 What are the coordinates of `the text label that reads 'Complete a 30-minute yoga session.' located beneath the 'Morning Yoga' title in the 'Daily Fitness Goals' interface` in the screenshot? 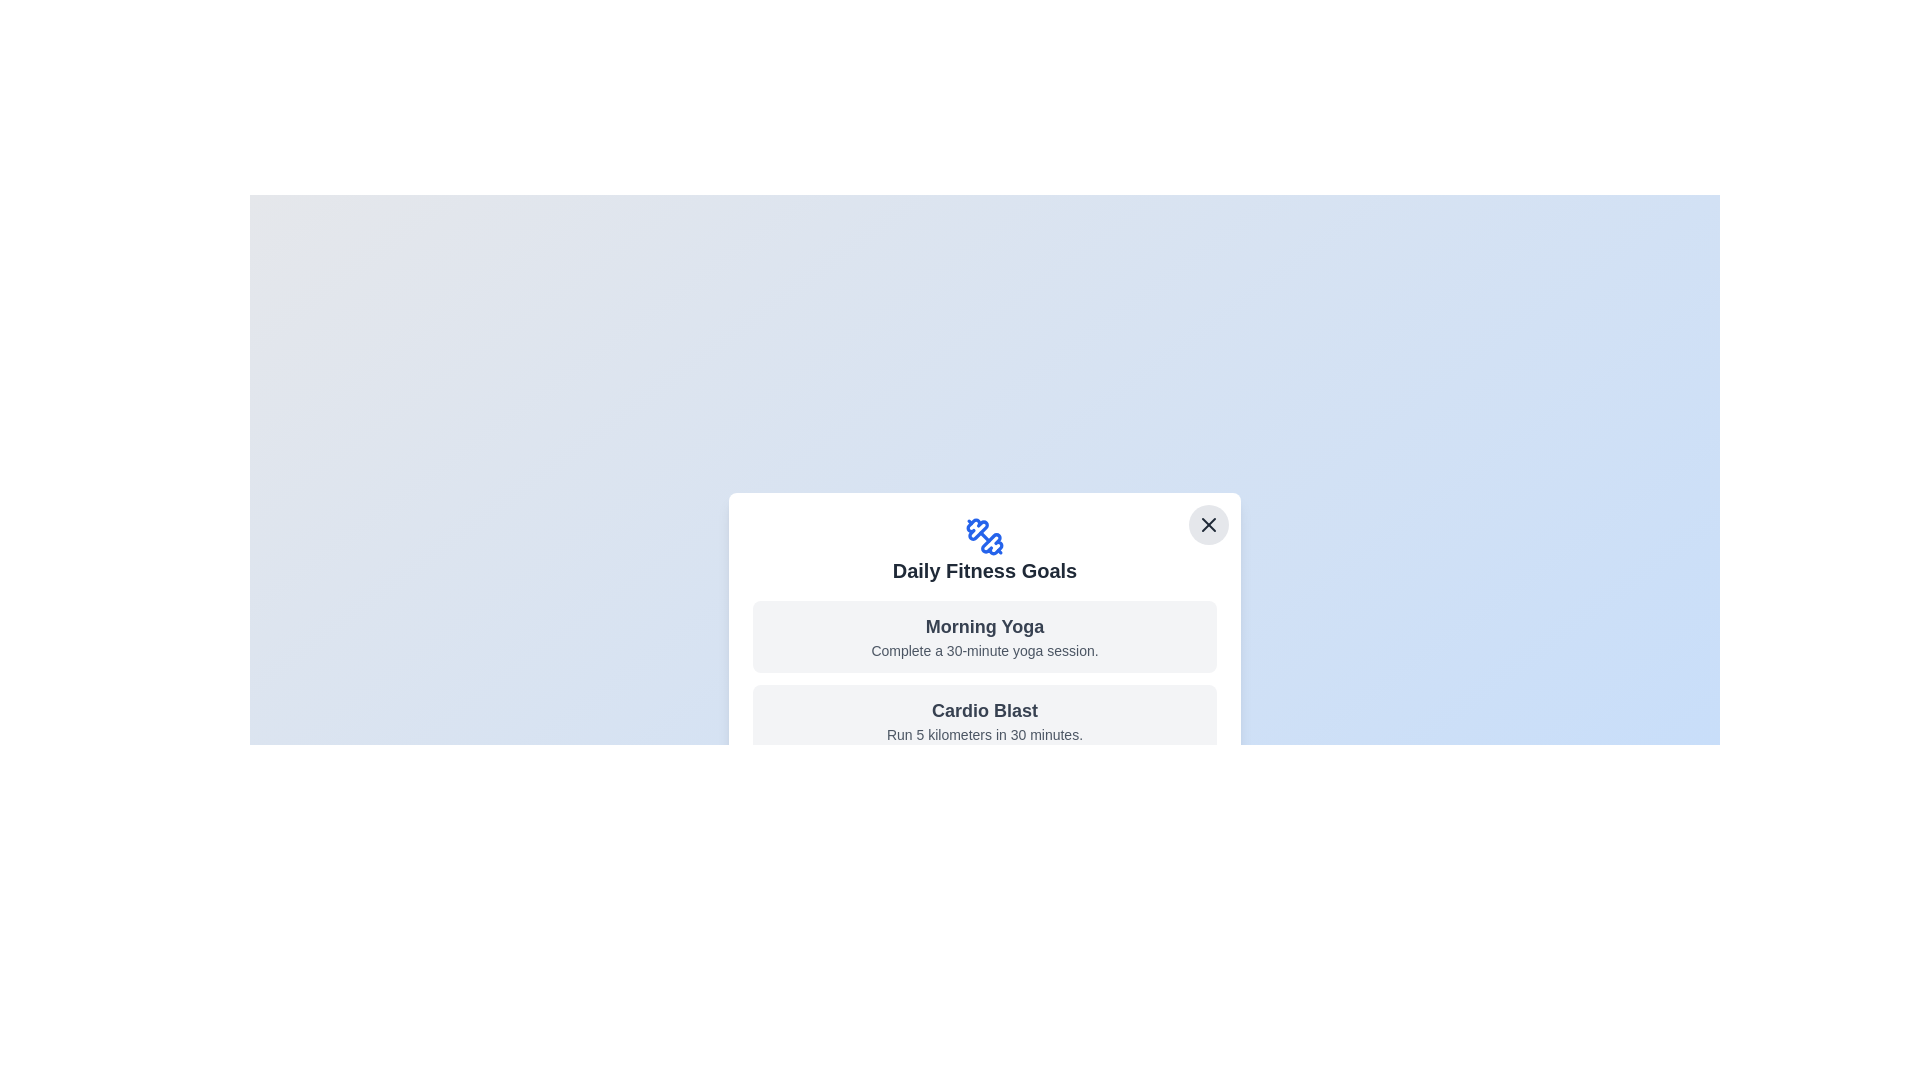 It's located at (984, 651).